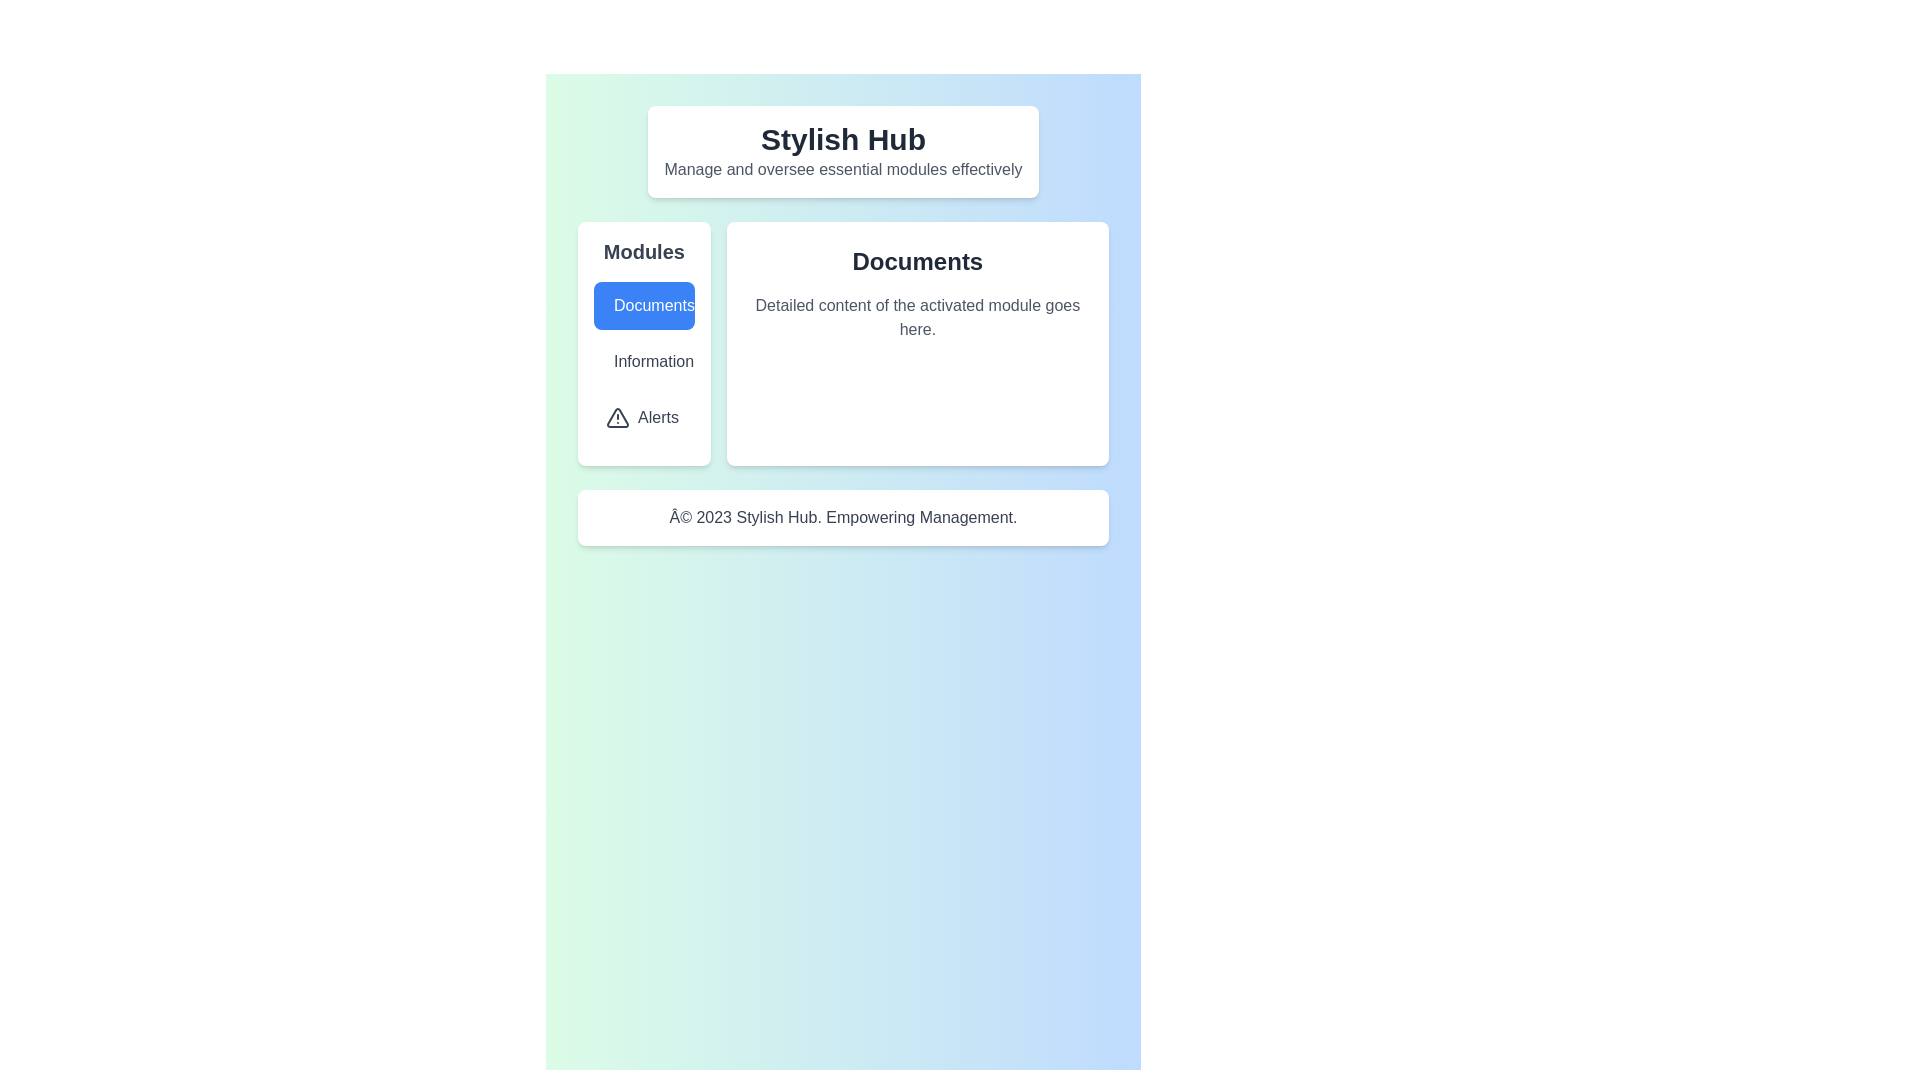  What do you see at coordinates (644, 250) in the screenshot?
I see `the Header text in the sidebar that indicates 'Modules', which is the topmost item in the section` at bounding box center [644, 250].